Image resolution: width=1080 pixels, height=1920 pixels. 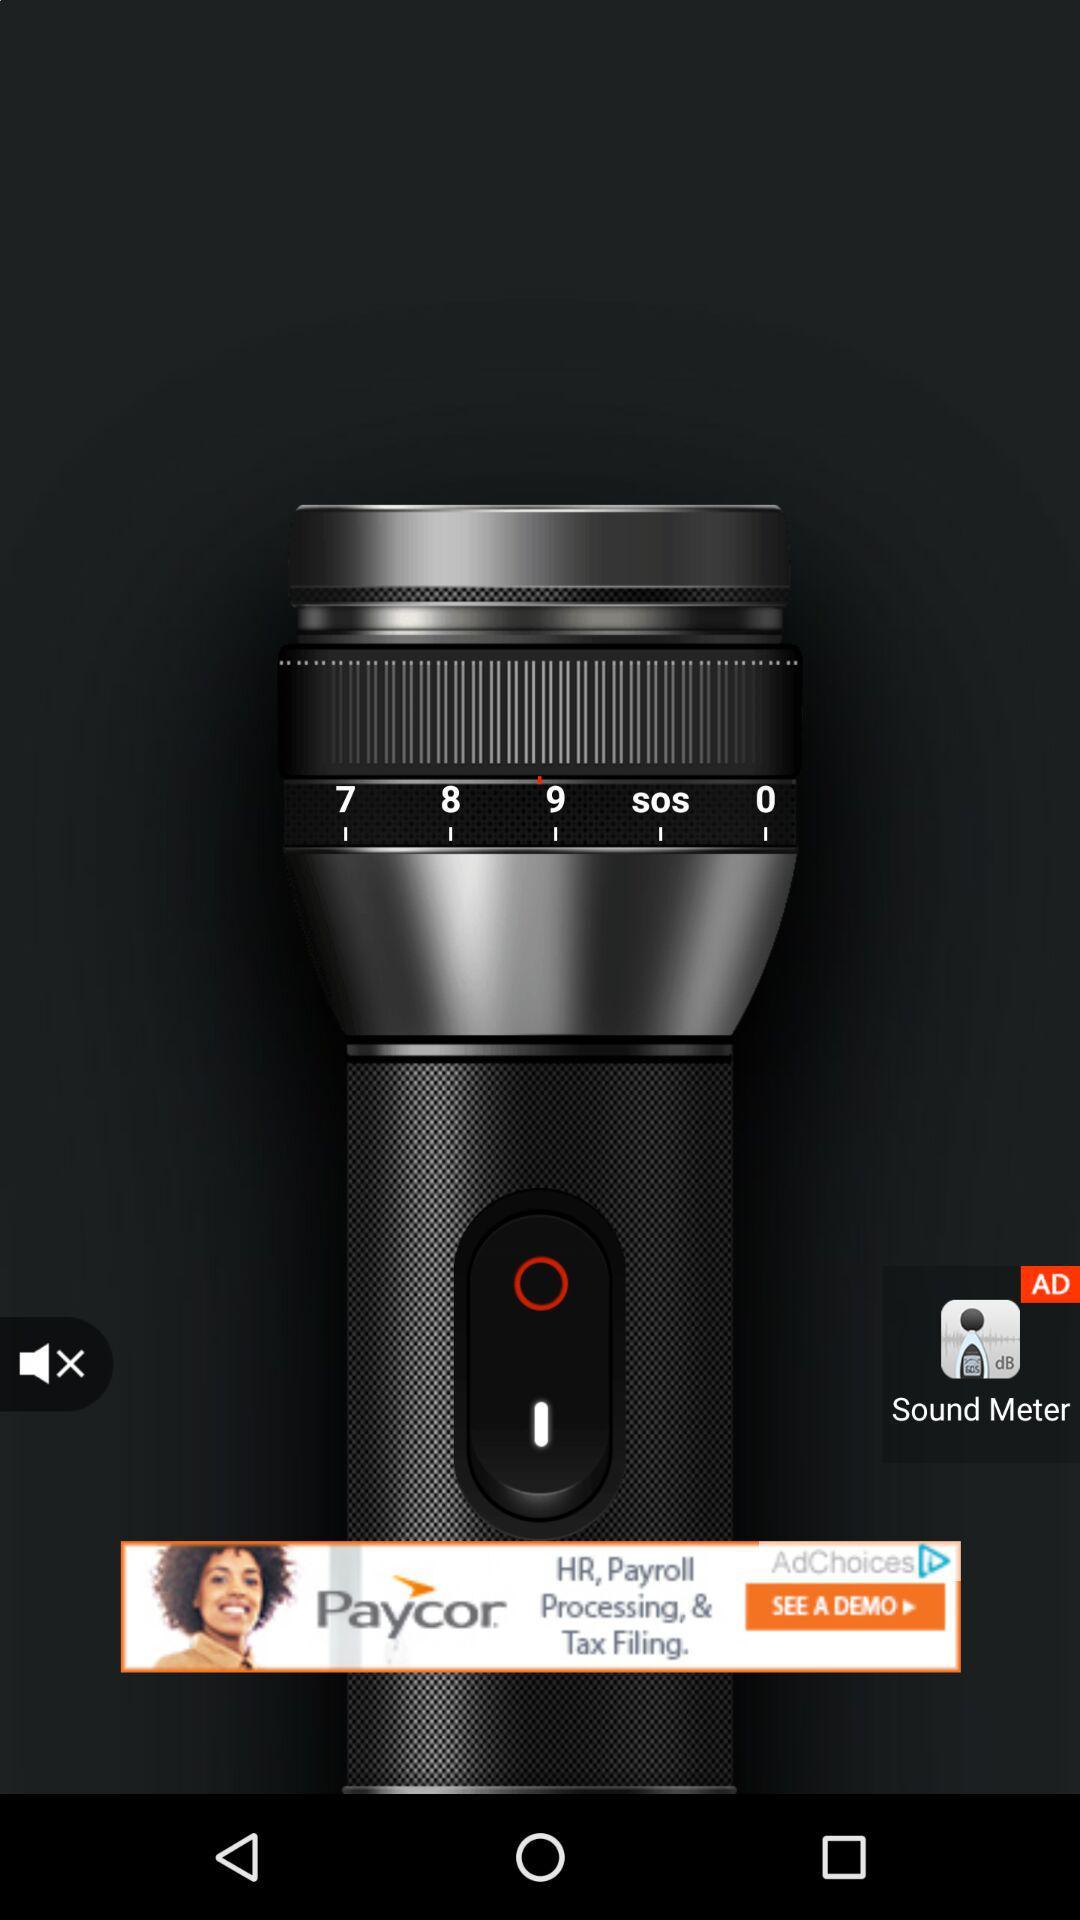 What do you see at coordinates (540, 1606) in the screenshot?
I see `redirect to advertisement` at bounding box center [540, 1606].